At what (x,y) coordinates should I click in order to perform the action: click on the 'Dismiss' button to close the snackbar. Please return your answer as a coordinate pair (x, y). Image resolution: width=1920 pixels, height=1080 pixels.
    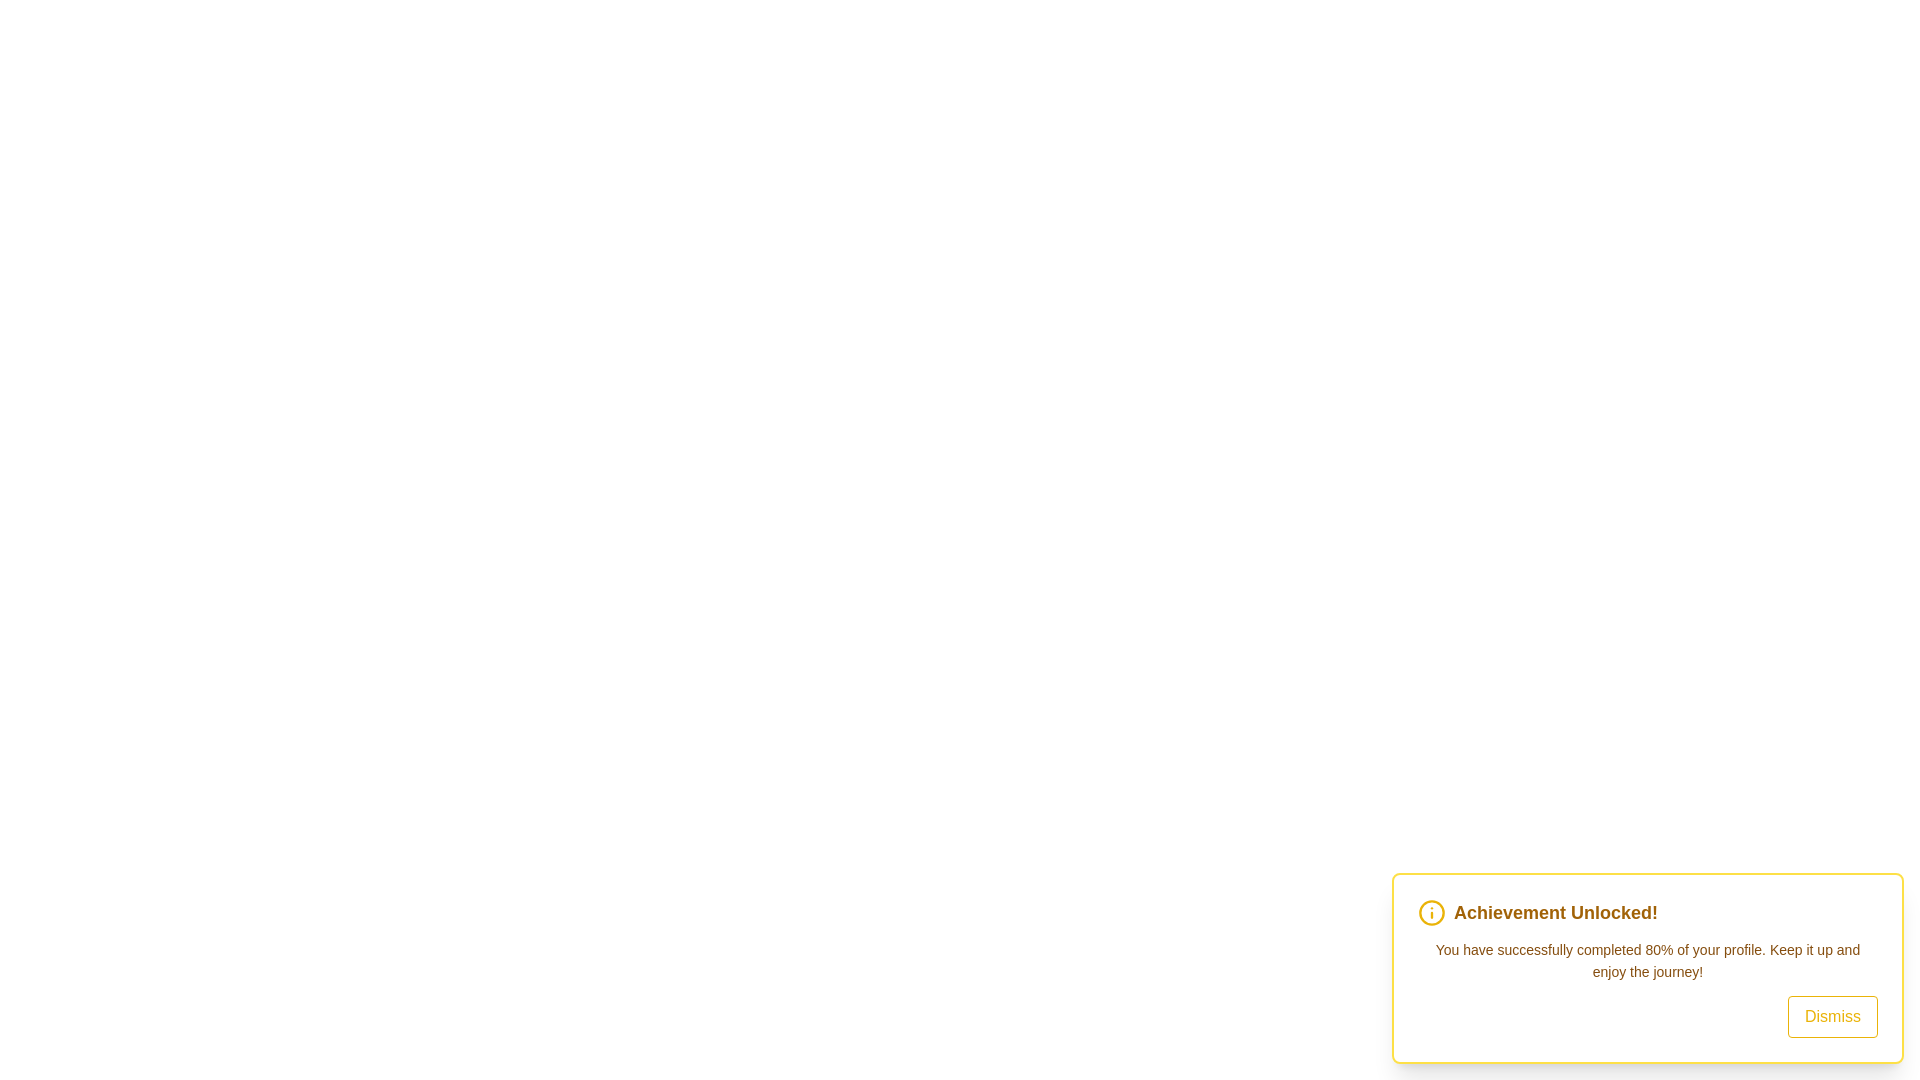
    Looking at the image, I should click on (1833, 1017).